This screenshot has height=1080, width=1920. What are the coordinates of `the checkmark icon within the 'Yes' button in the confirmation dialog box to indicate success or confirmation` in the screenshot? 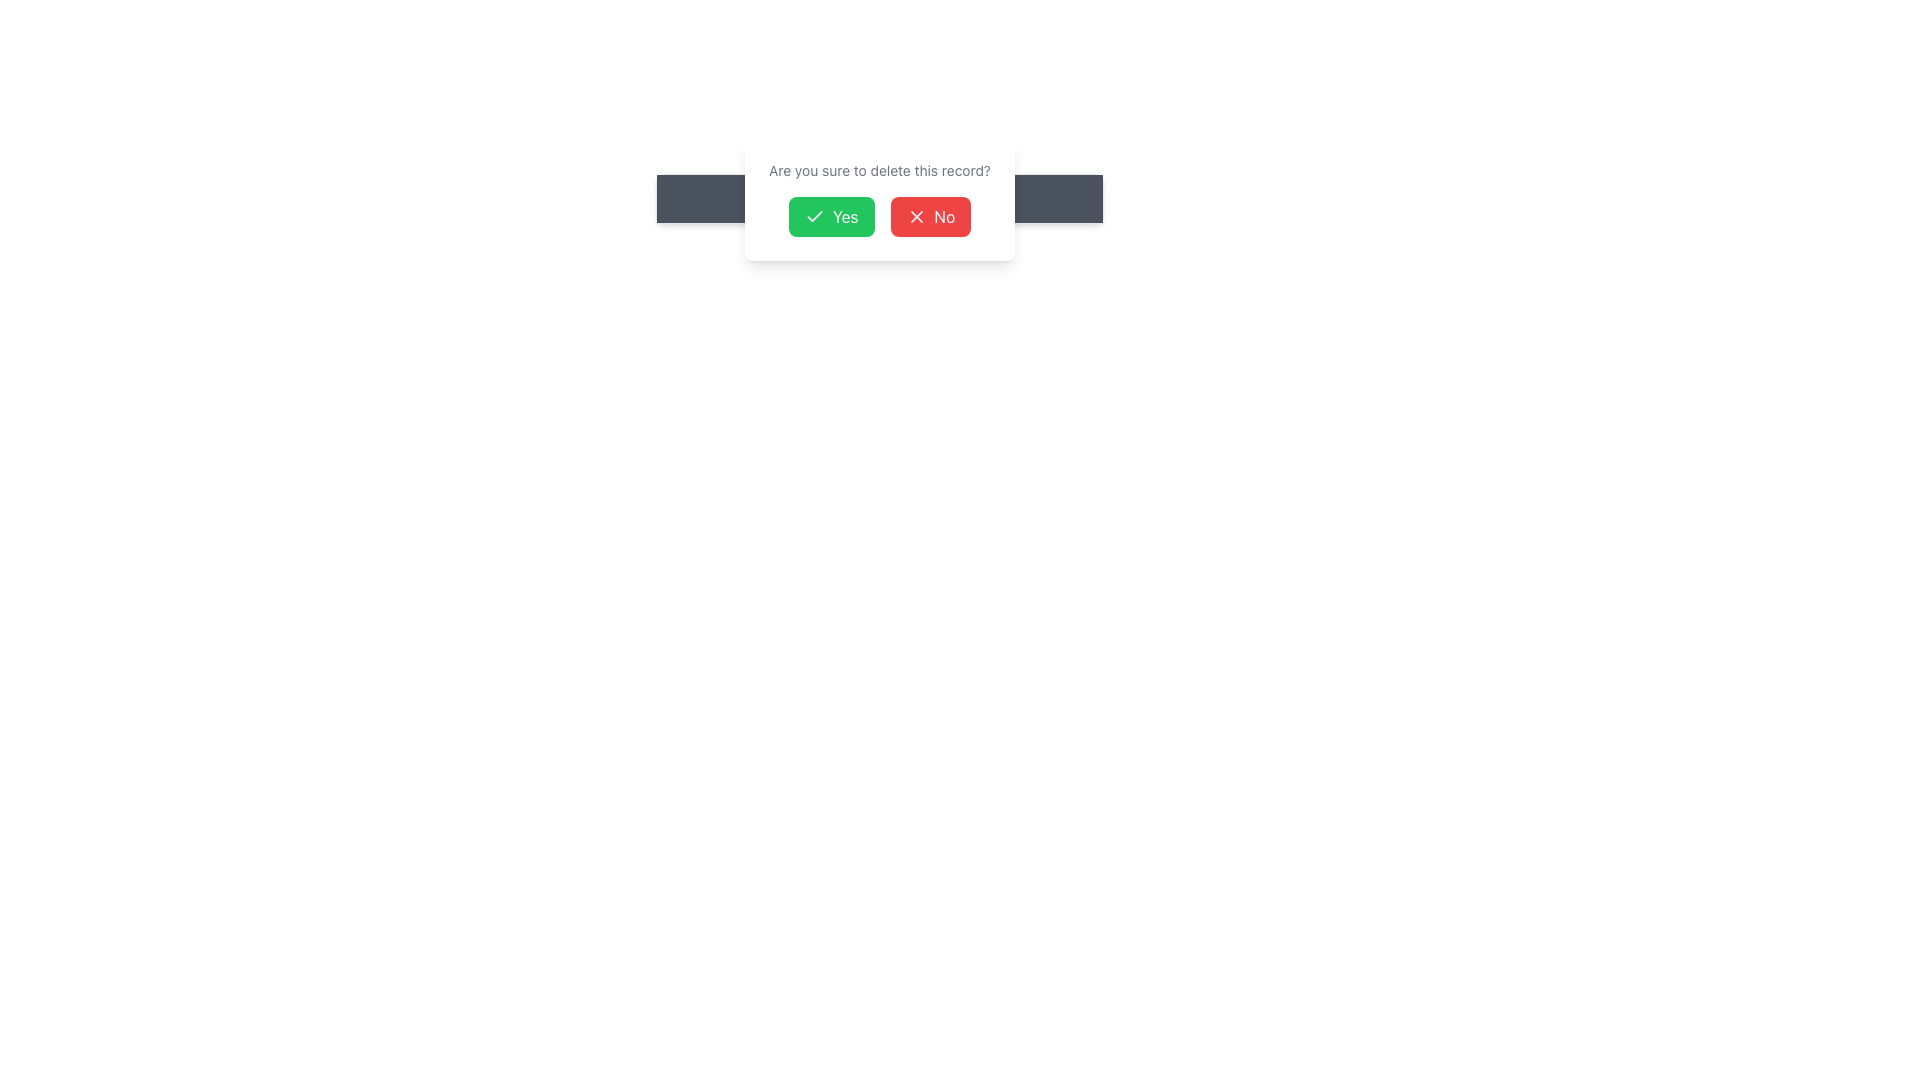 It's located at (814, 216).